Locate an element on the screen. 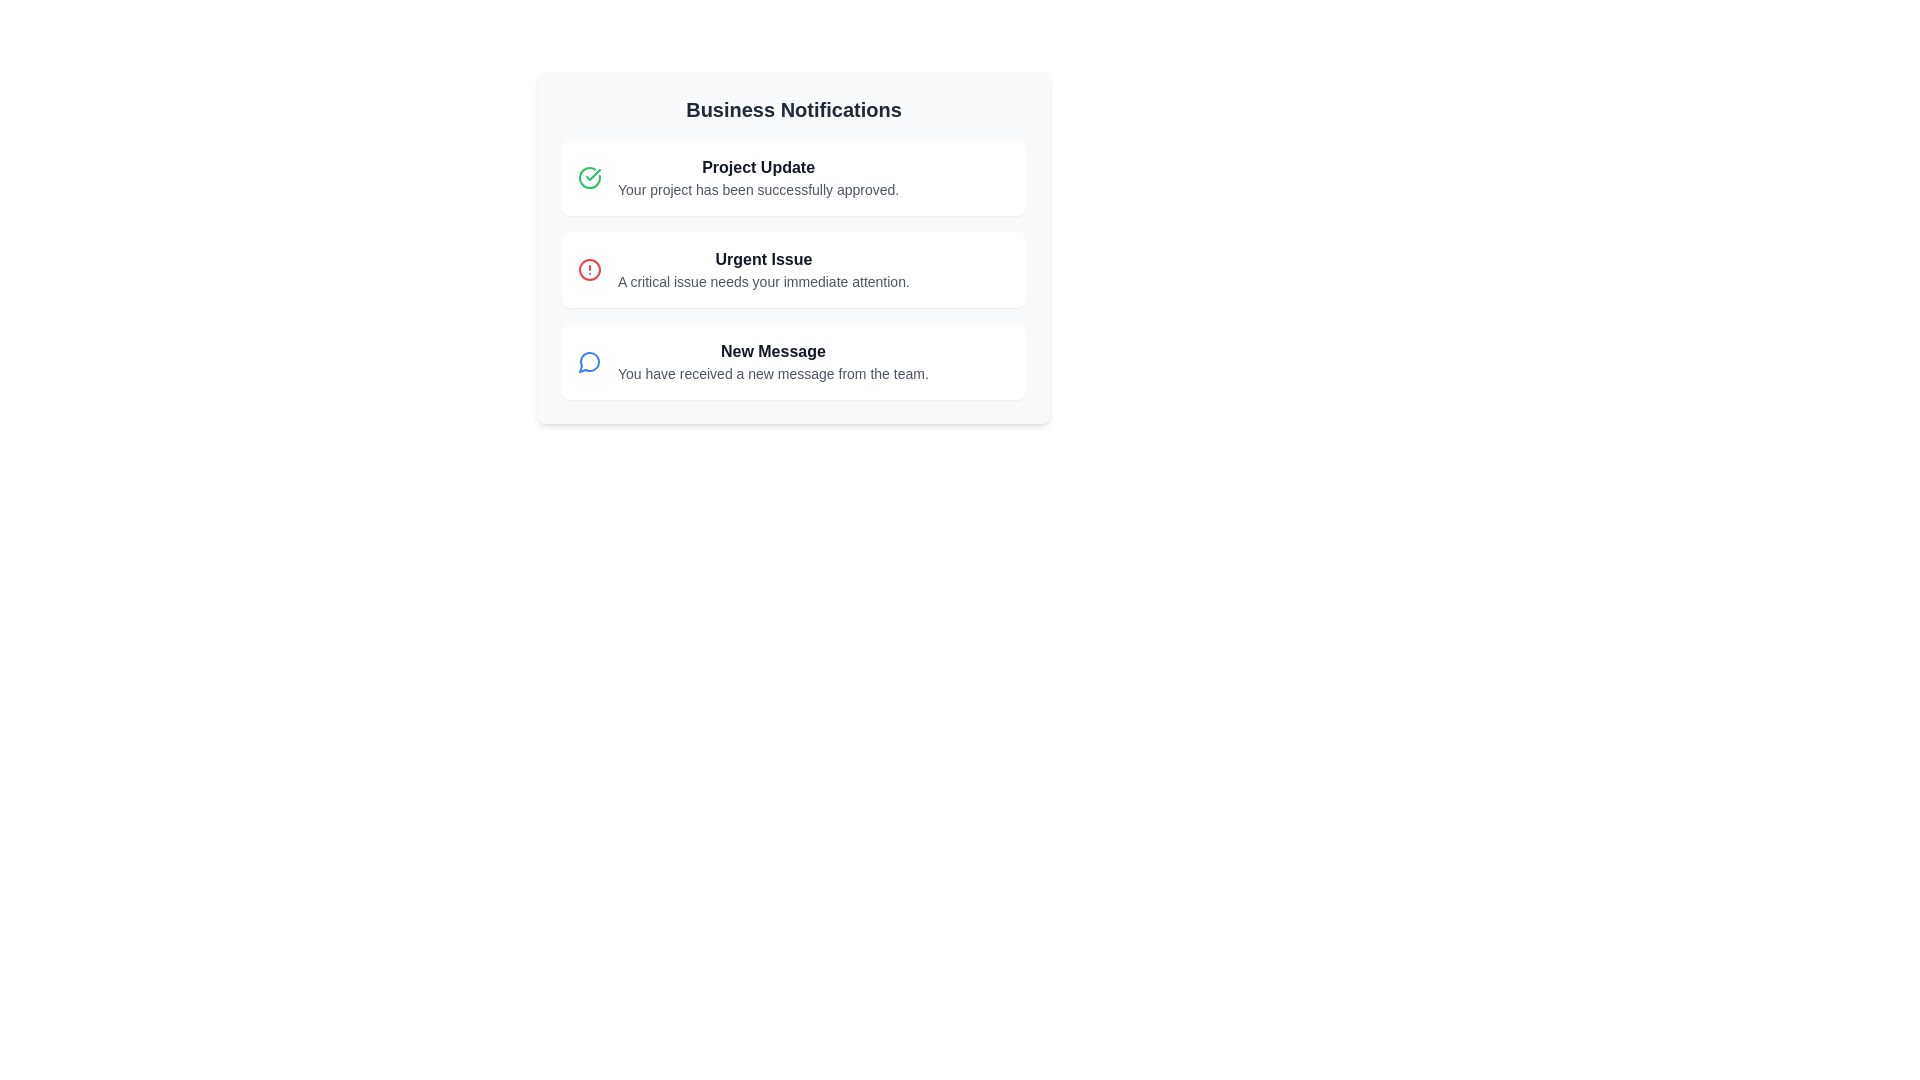 The height and width of the screenshot is (1080, 1920). the Notification Card that displays the successful approval of the user's project, located in the 'Business Notifications' section is located at coordinates (792, 176).